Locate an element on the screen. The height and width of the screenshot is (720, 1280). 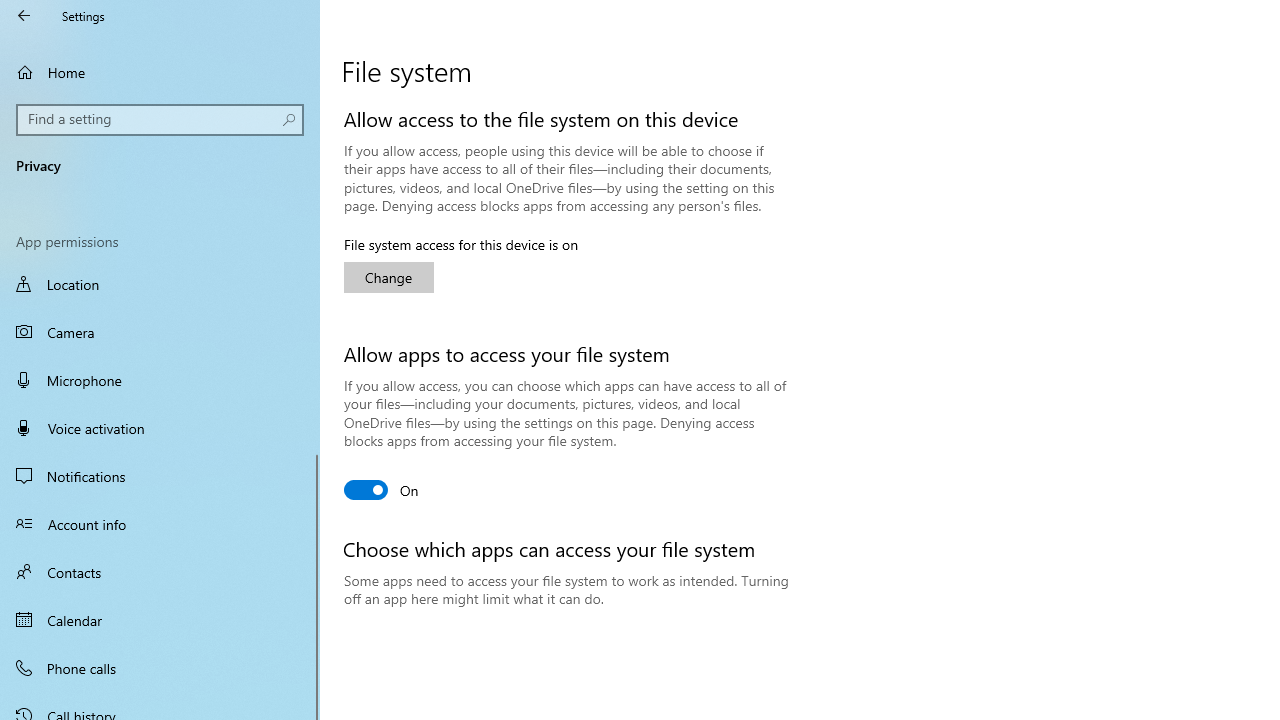
'Location' is located at coordinates (160, 286).